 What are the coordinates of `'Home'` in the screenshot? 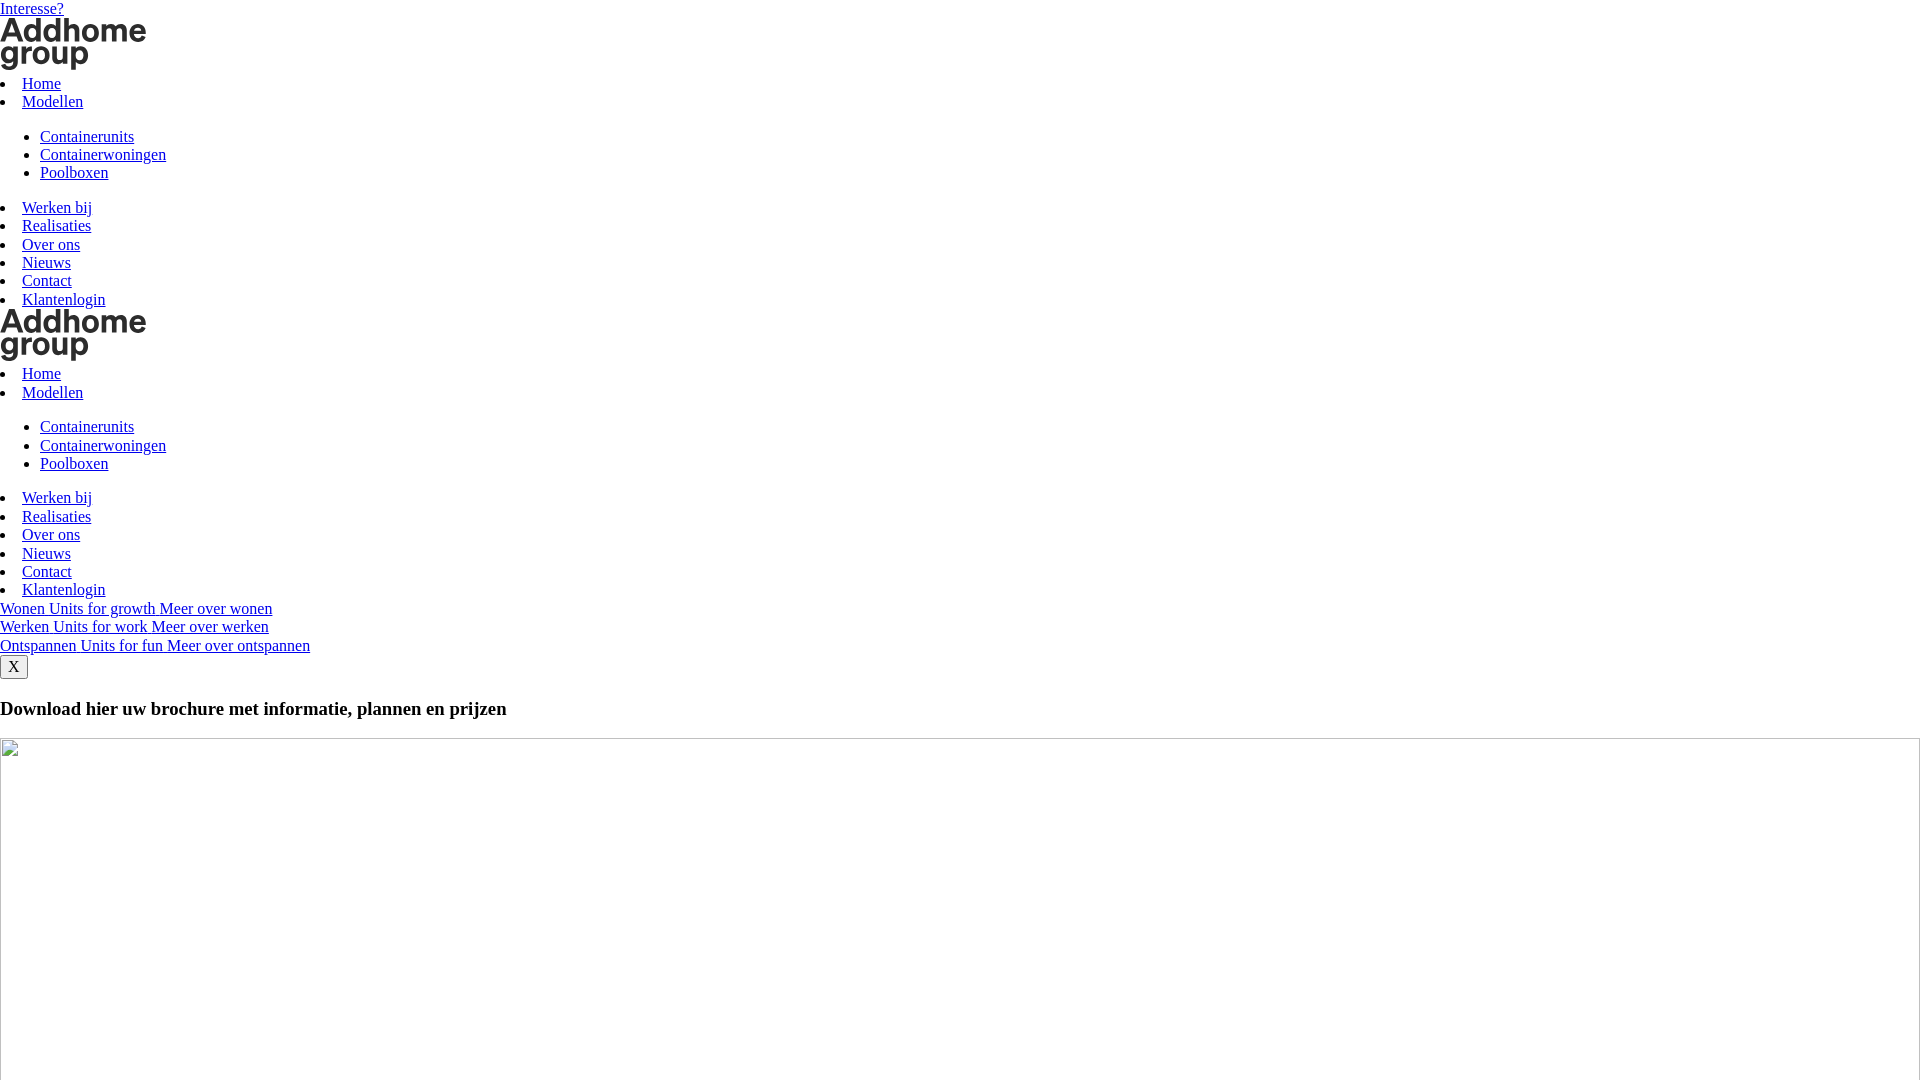 It's located at (41, 82).